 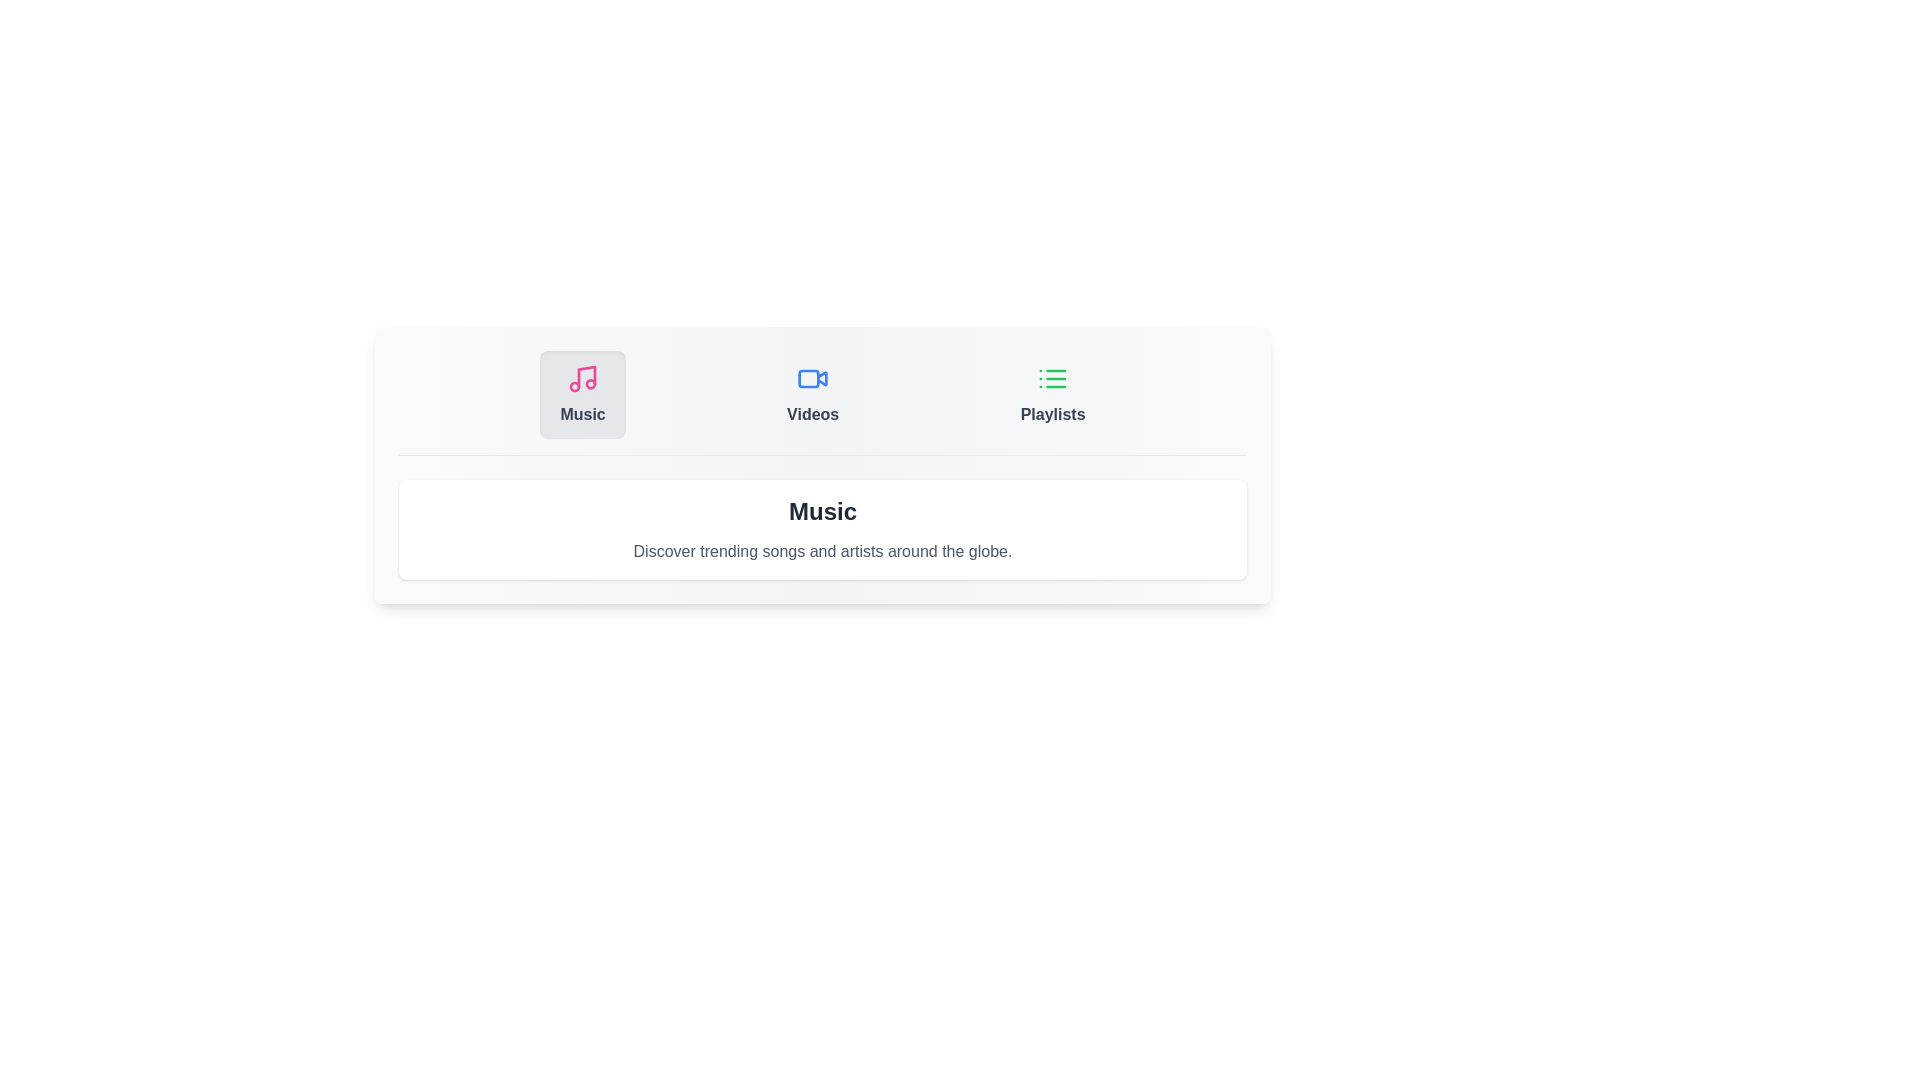 What do you see at coordinates (581, 394) in the screenshot?
I see `the Music tab to view its content` at bounding box center [581, 394].